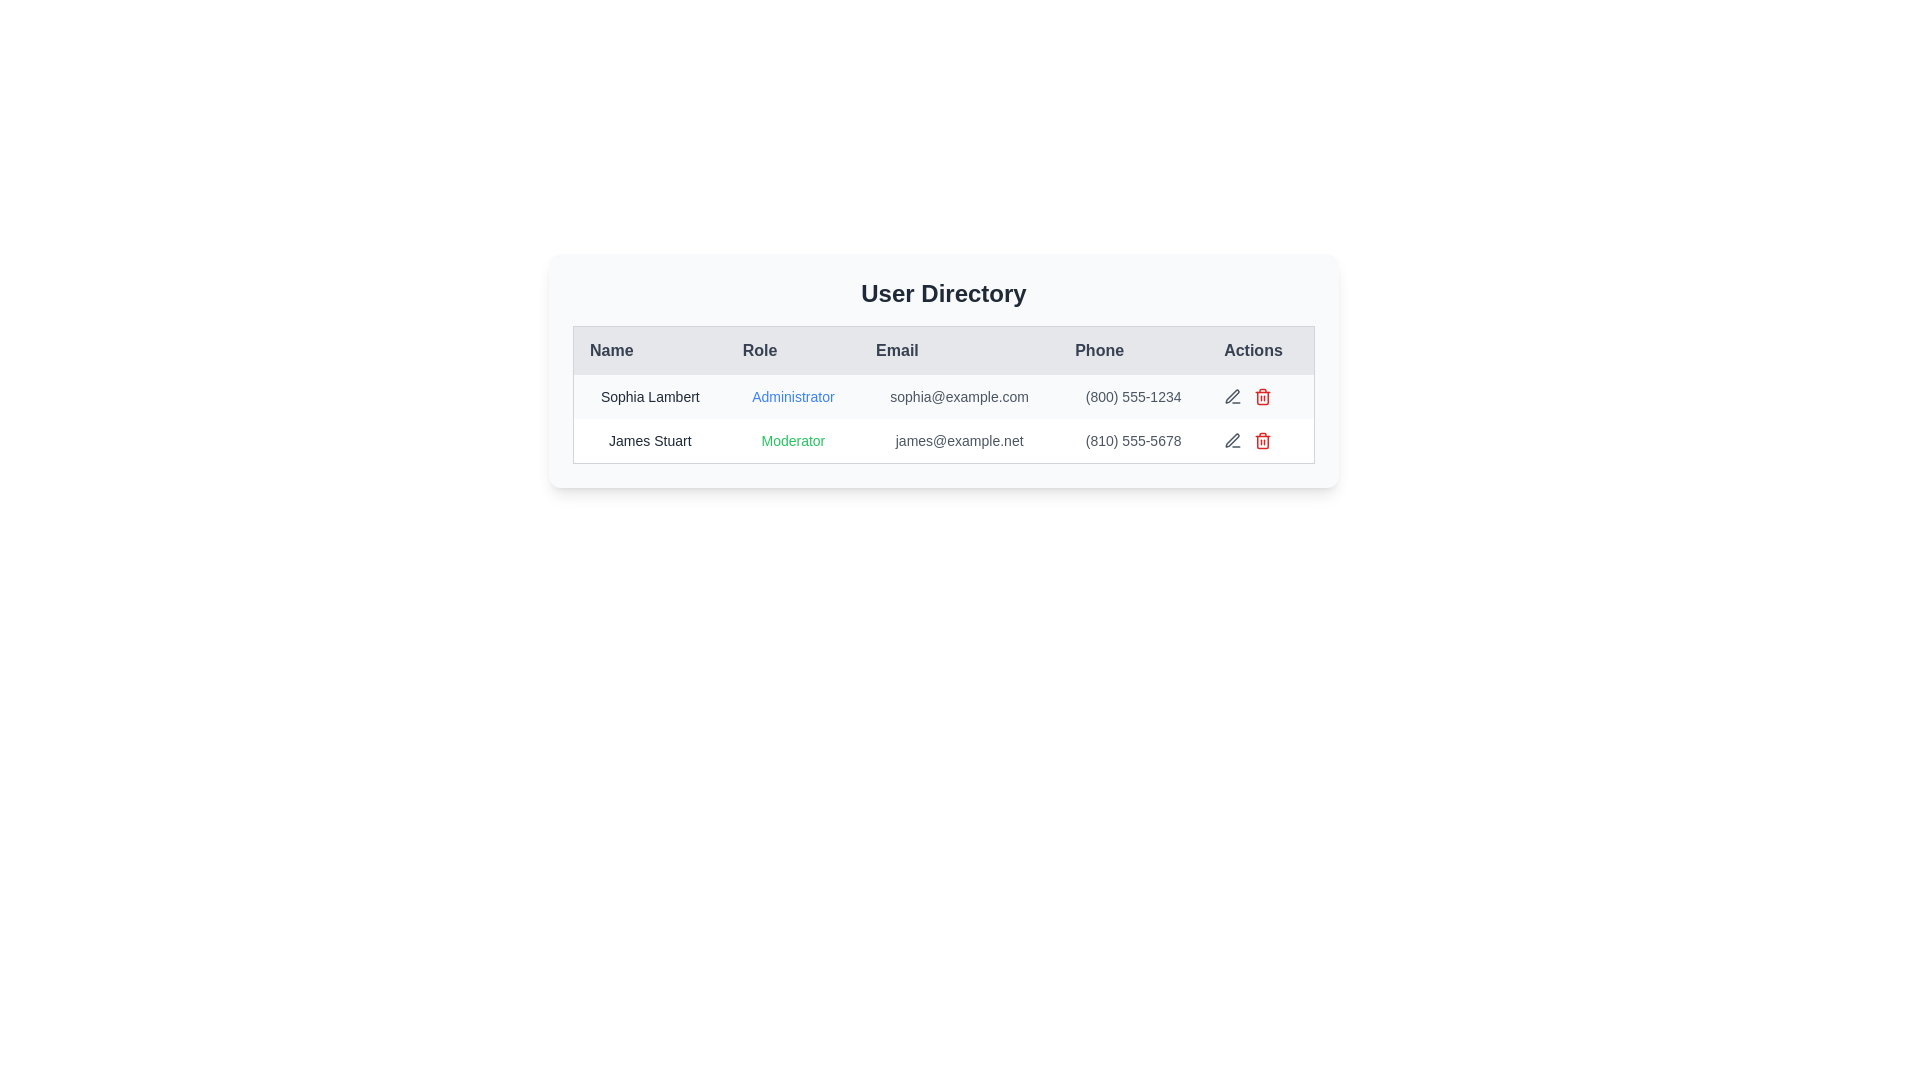 The height and width of the screenshot is (1080, 1920). Describe the element at coordinates (650, 397) in the screenshot. I see `the text label displaying 'Sophia Lambert', which is the first item in the 'Name' column of the user directory table` at that location.